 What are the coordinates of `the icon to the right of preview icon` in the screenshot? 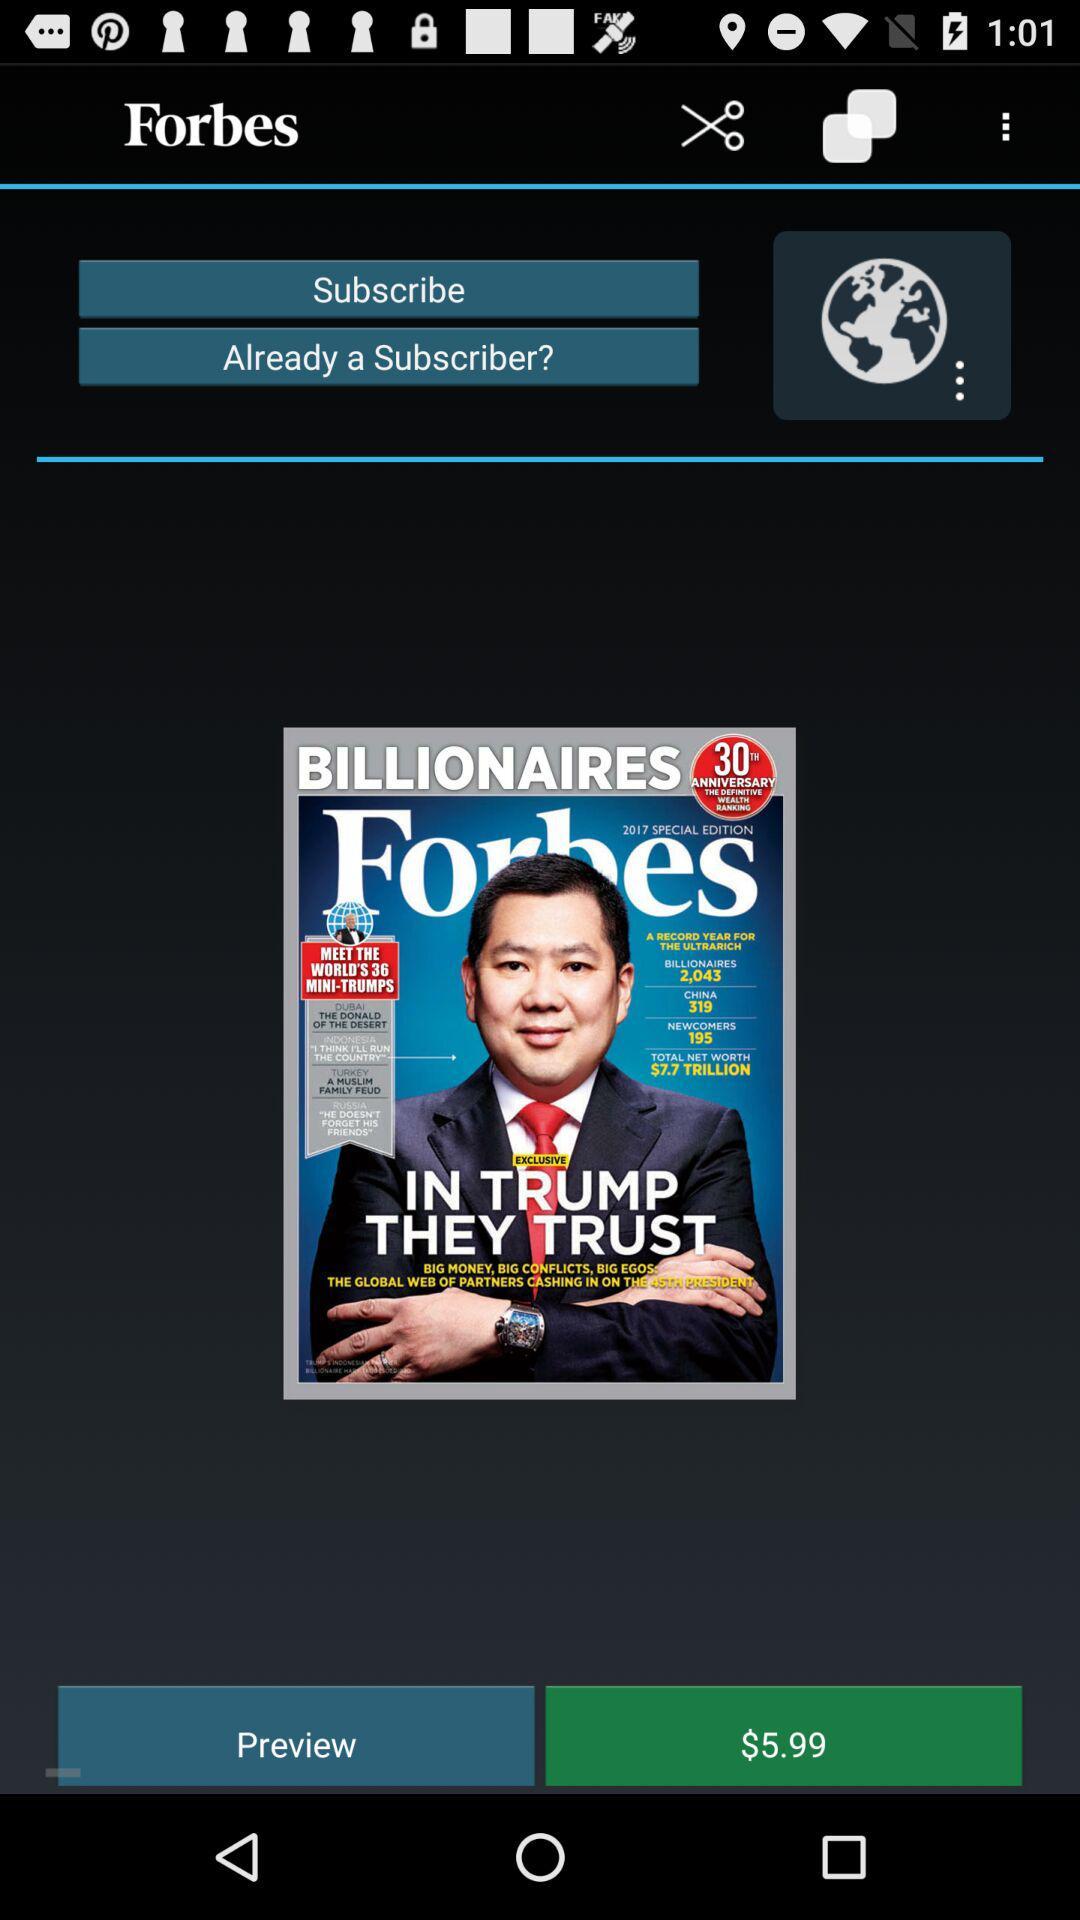 It's located at (768, 1732).